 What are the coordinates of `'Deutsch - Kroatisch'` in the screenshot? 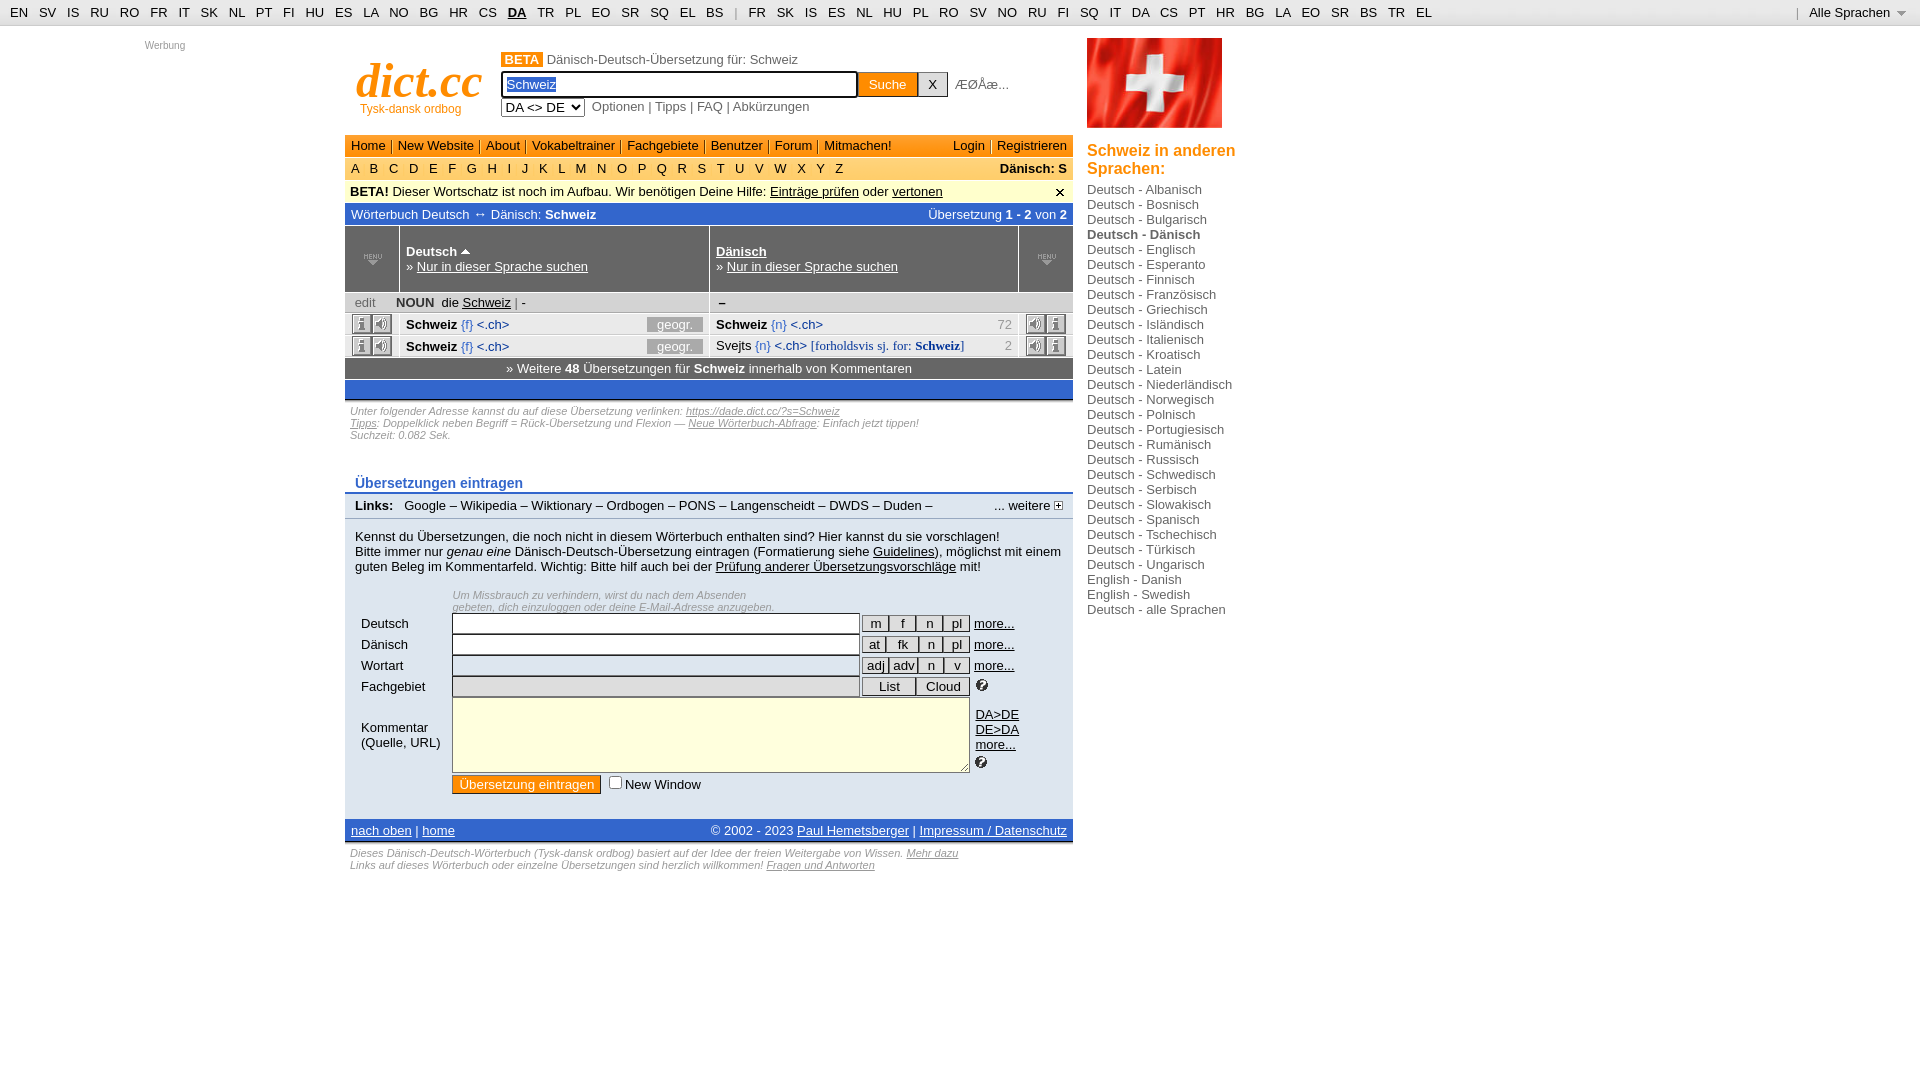 It's located at (1143, 353).